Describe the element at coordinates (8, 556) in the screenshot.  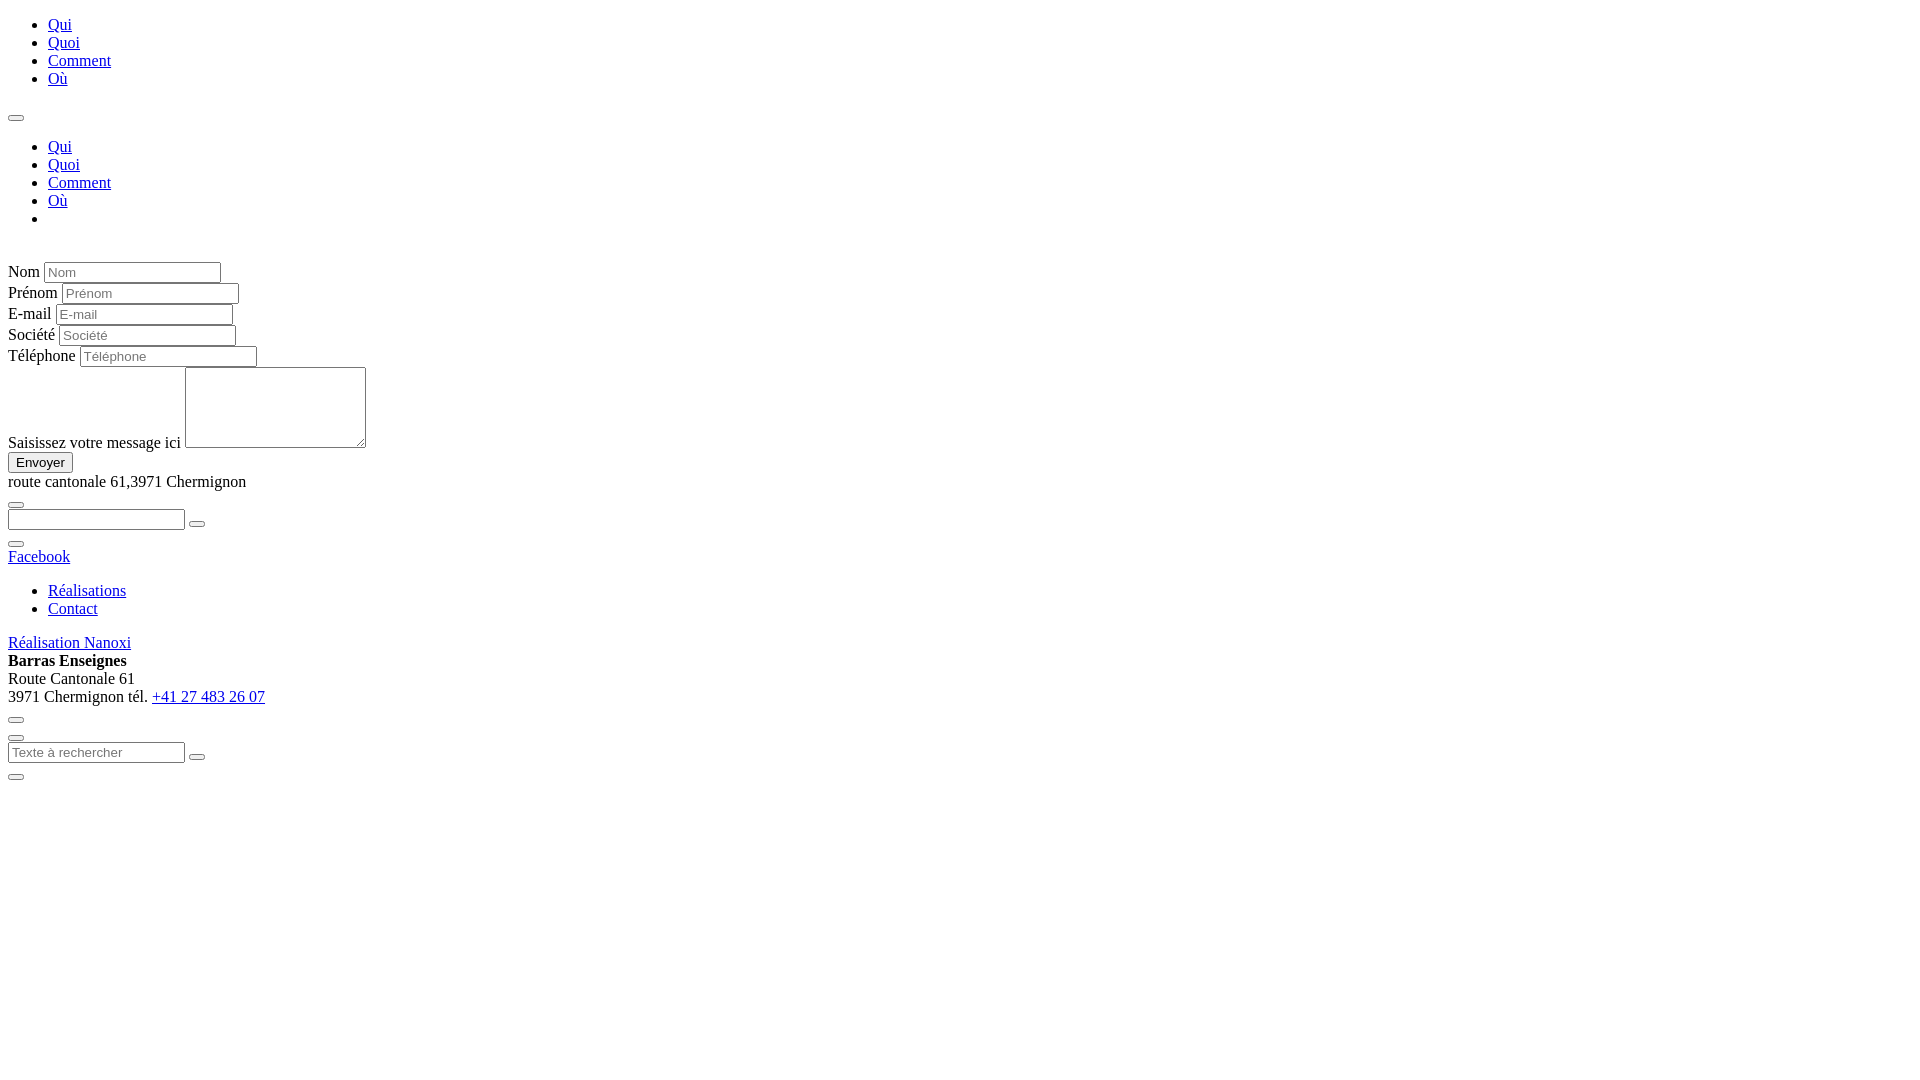
I see `'Facebook'` at that location.